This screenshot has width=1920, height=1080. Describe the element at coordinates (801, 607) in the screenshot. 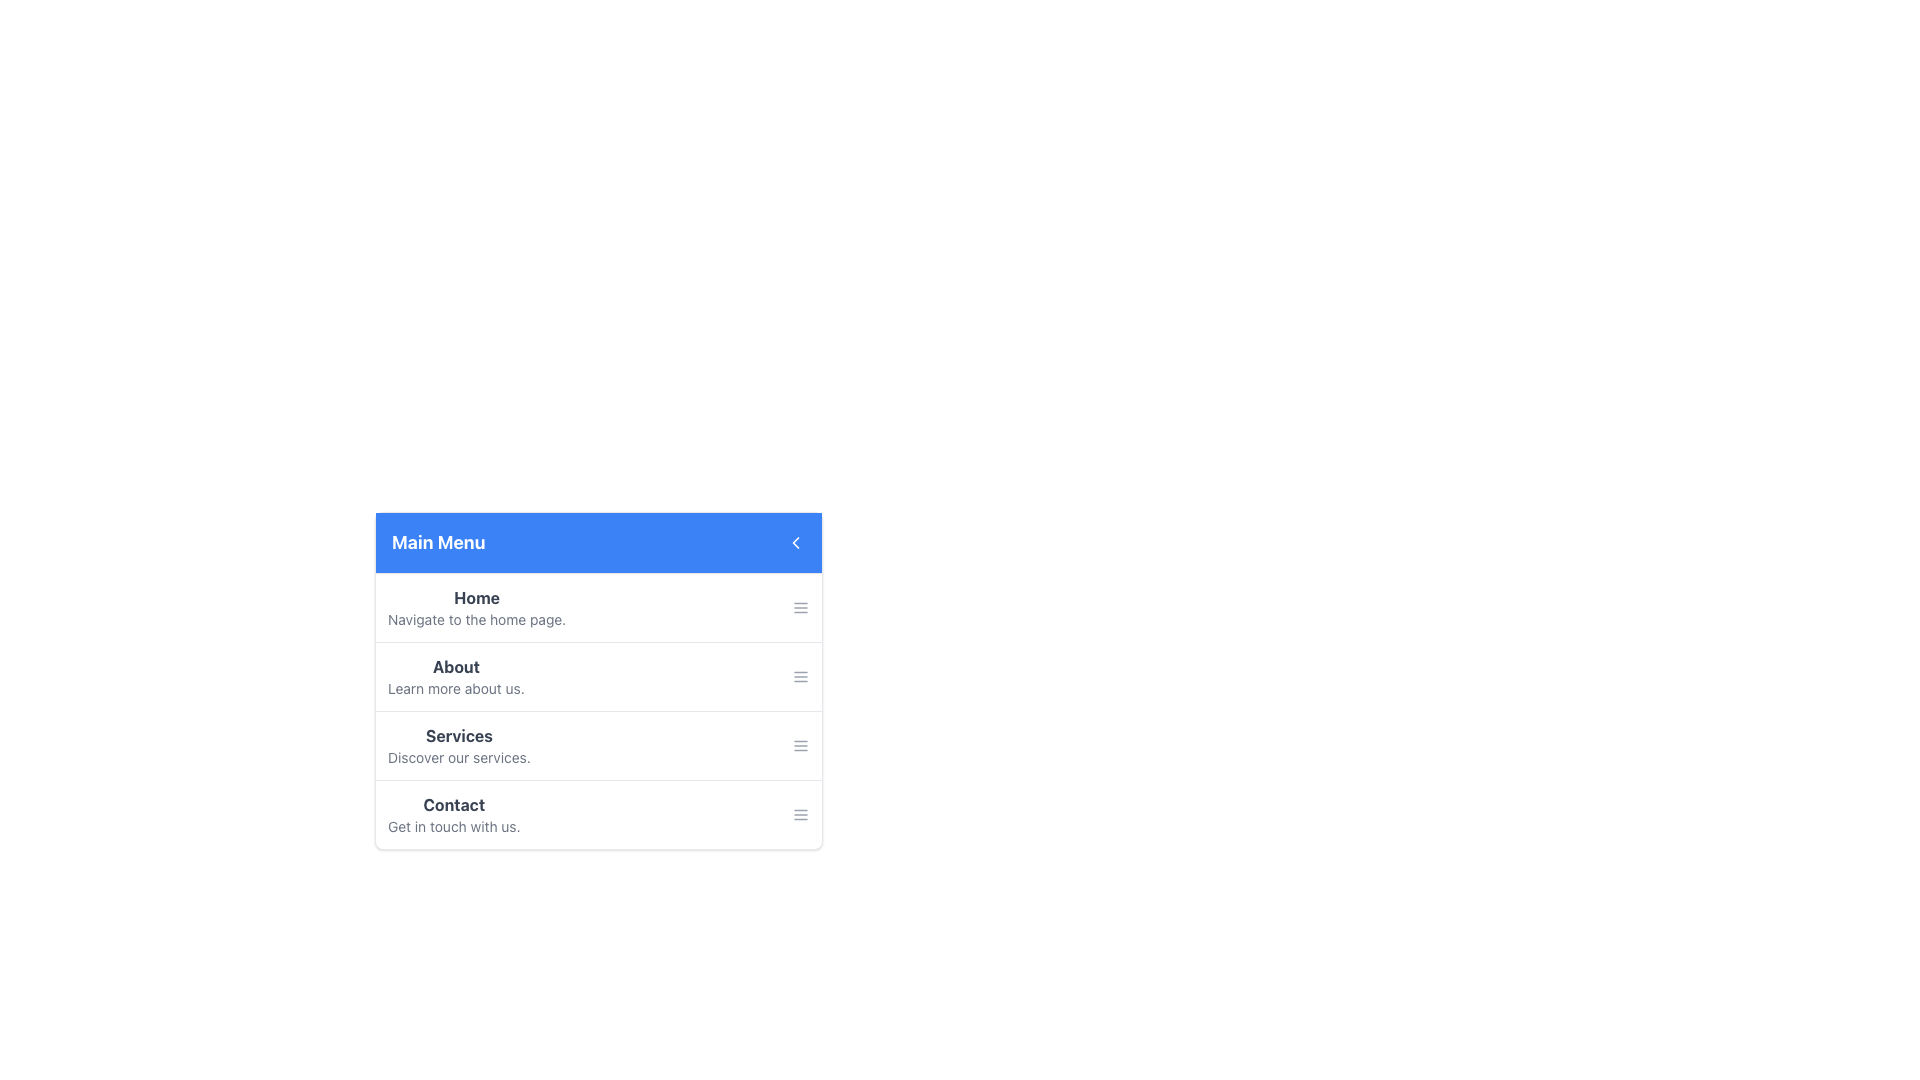

I see `the menu icon represented by three horizontal lines, located to the far right of the 'Home' label` at that location.